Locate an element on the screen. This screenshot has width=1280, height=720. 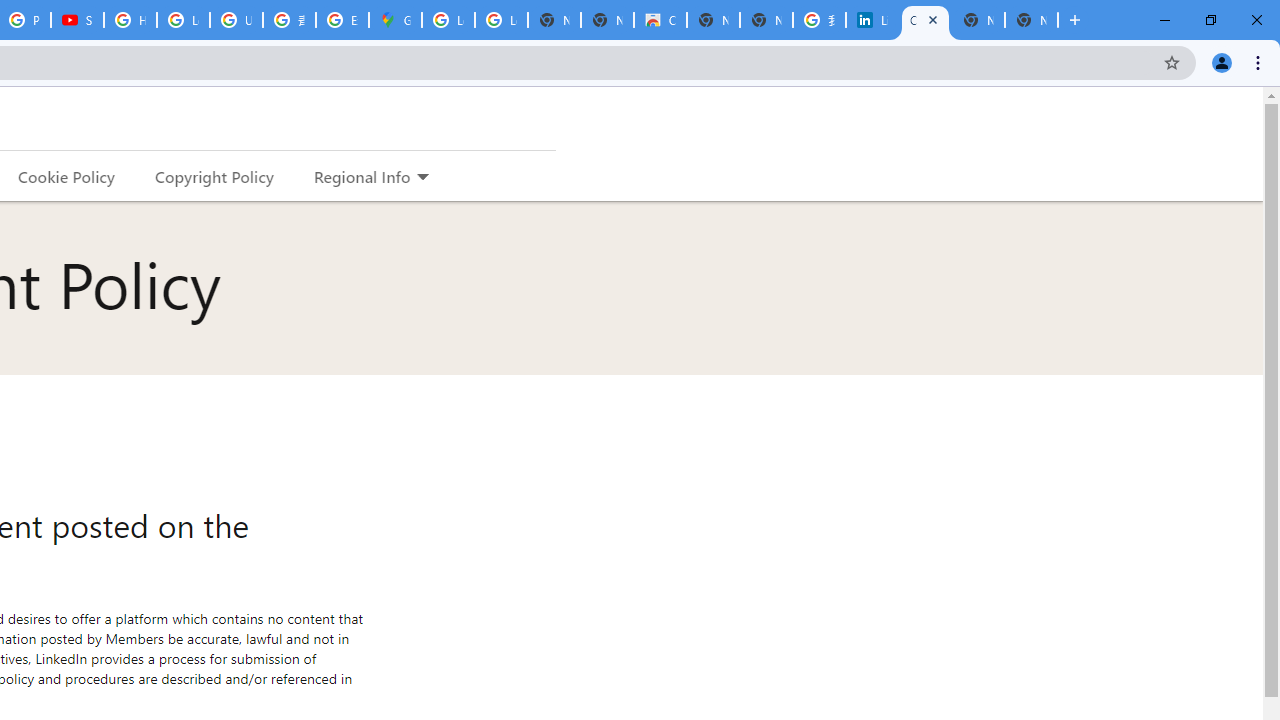
'Chrome Web Store' is located at coordinates (660, 20).